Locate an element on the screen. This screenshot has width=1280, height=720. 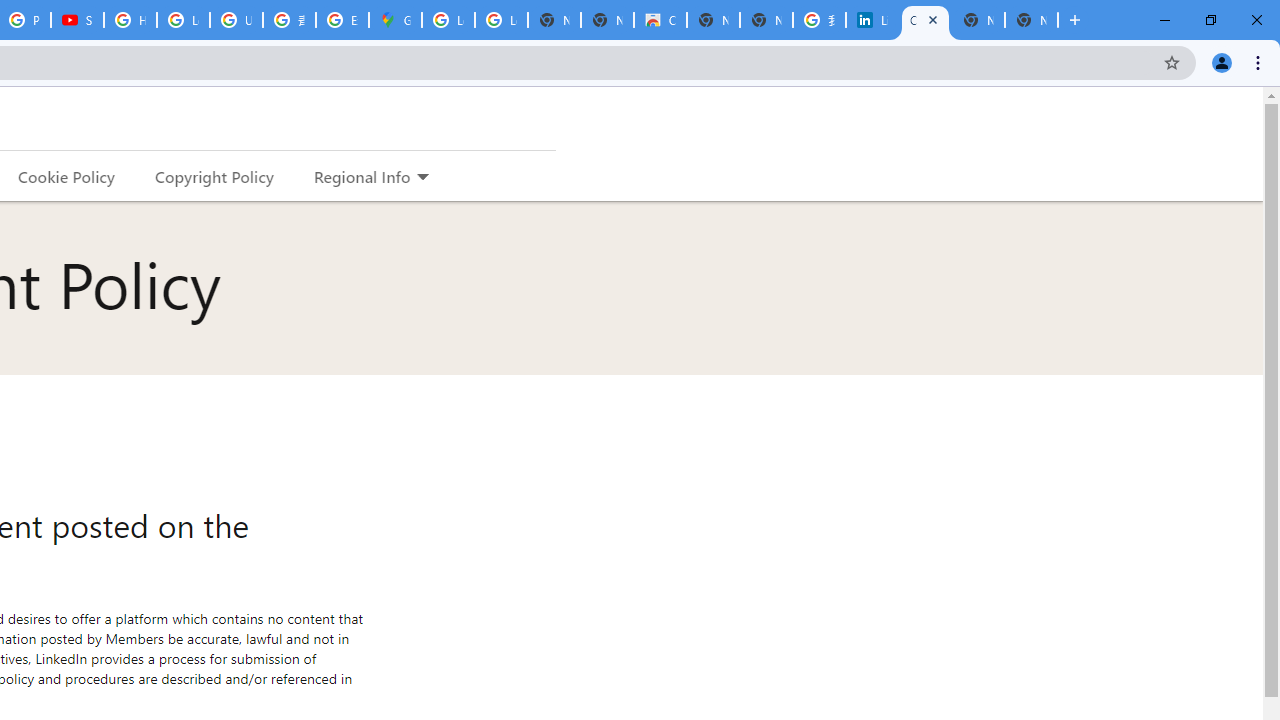
'Chrome Web Store' is located at coordinates (660, 20).